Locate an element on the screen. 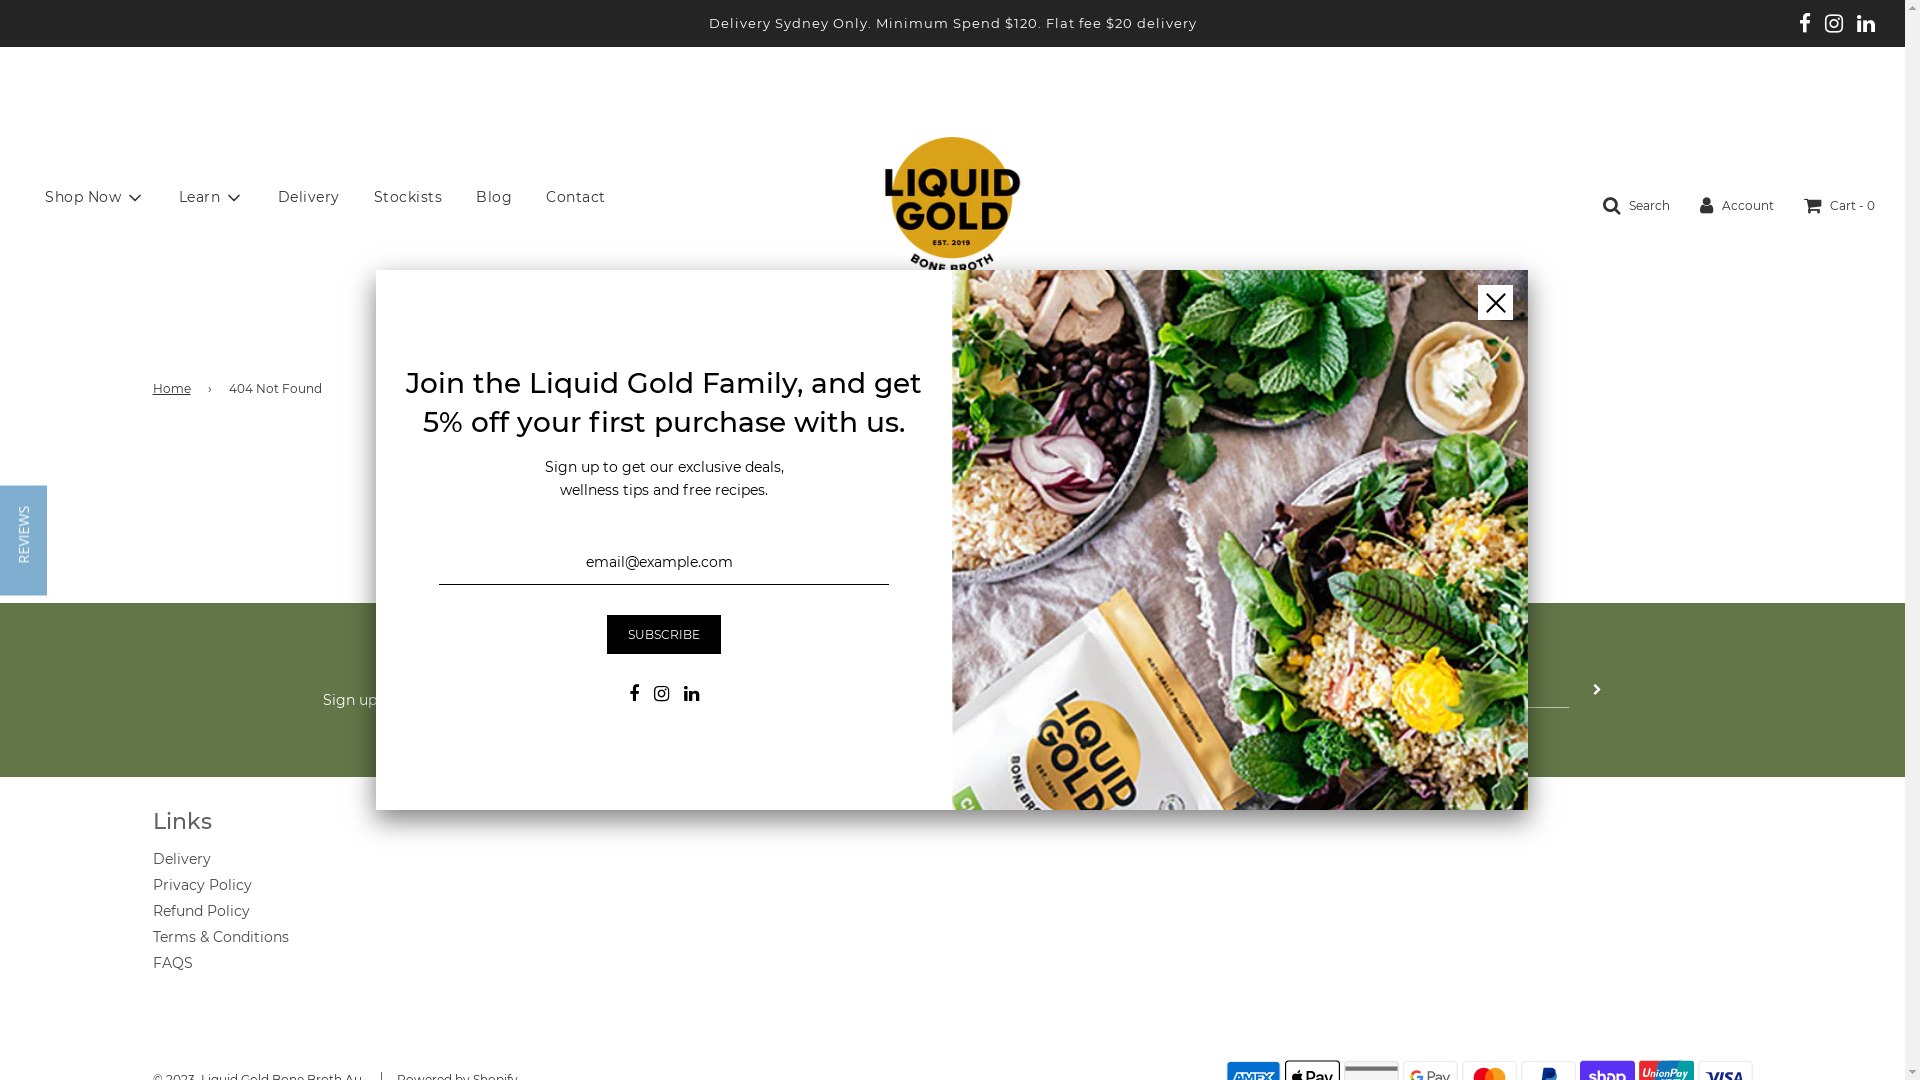 This screenshot has height=1080, width=1920. 'FAQS' is located at coordinates (172, 962).